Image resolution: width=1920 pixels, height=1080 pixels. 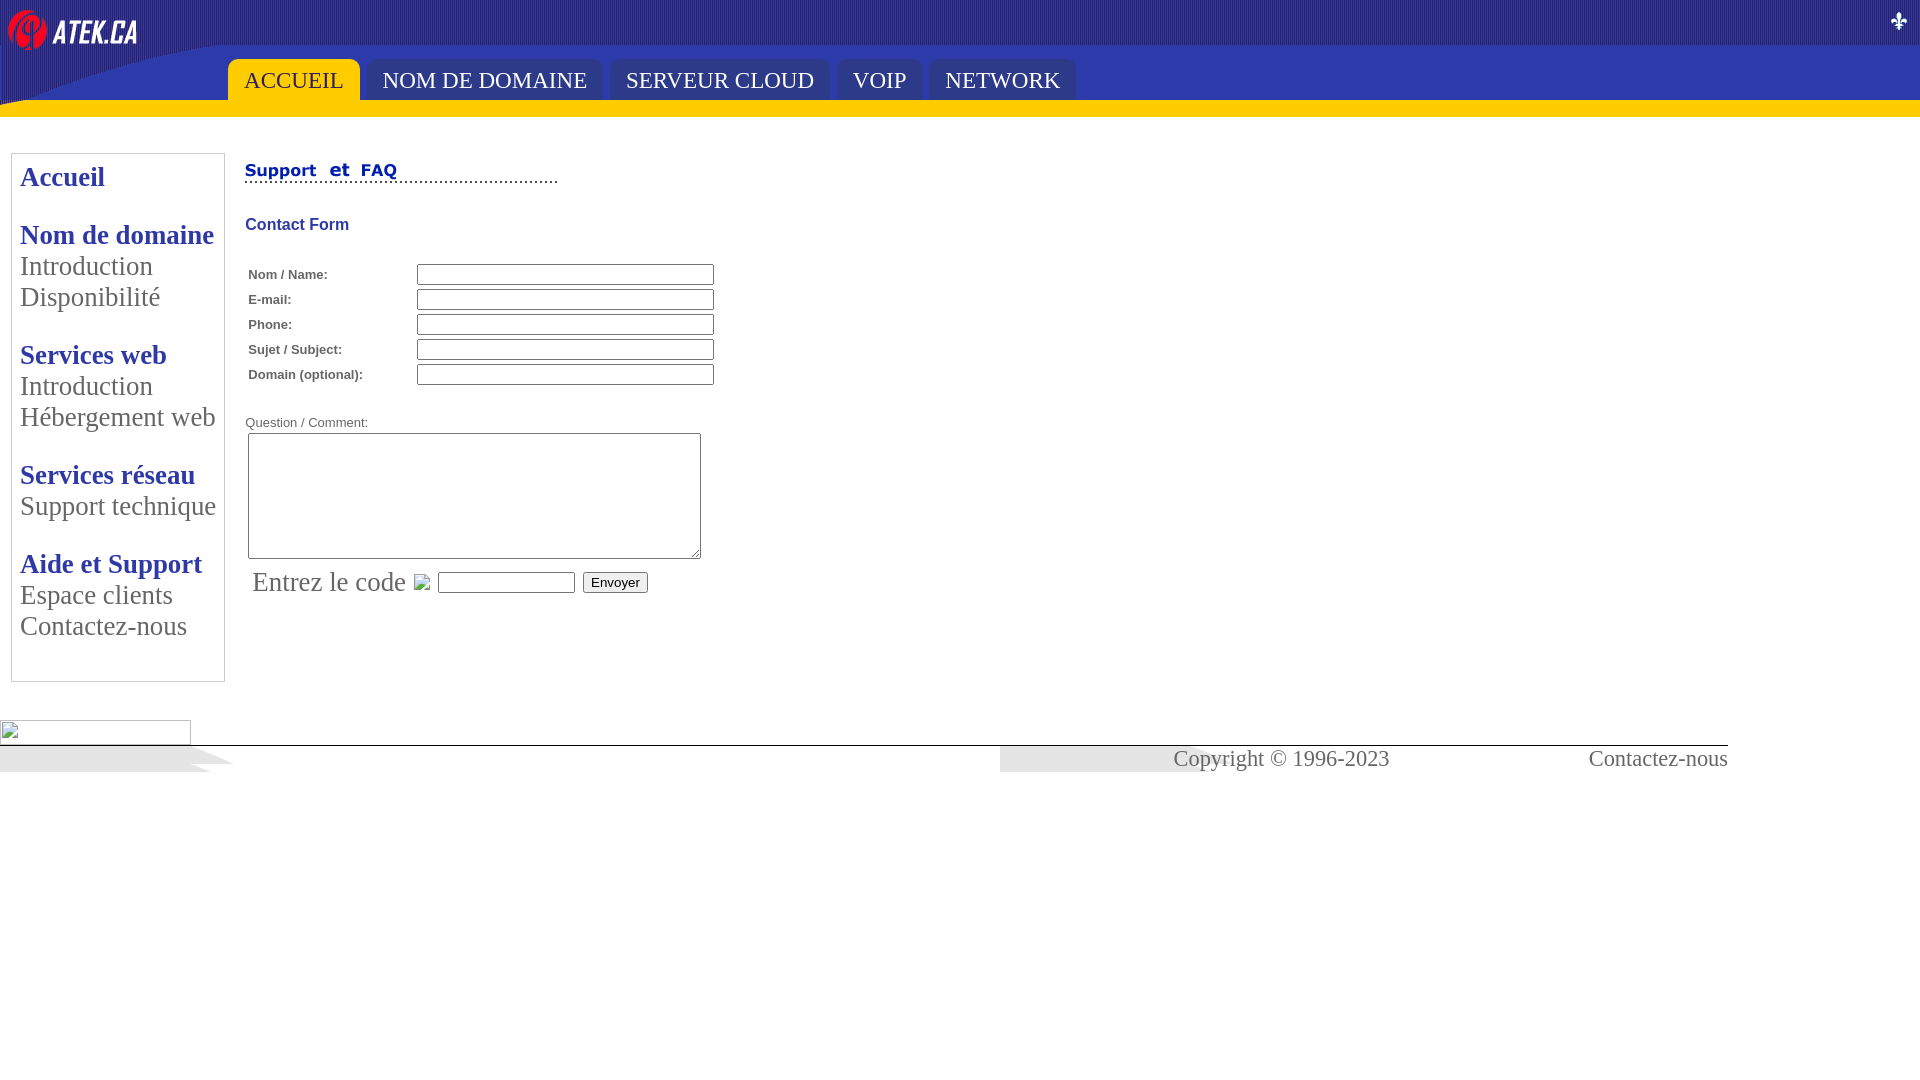 I want to click on 'Envoyer', so click(x=614, y=582).